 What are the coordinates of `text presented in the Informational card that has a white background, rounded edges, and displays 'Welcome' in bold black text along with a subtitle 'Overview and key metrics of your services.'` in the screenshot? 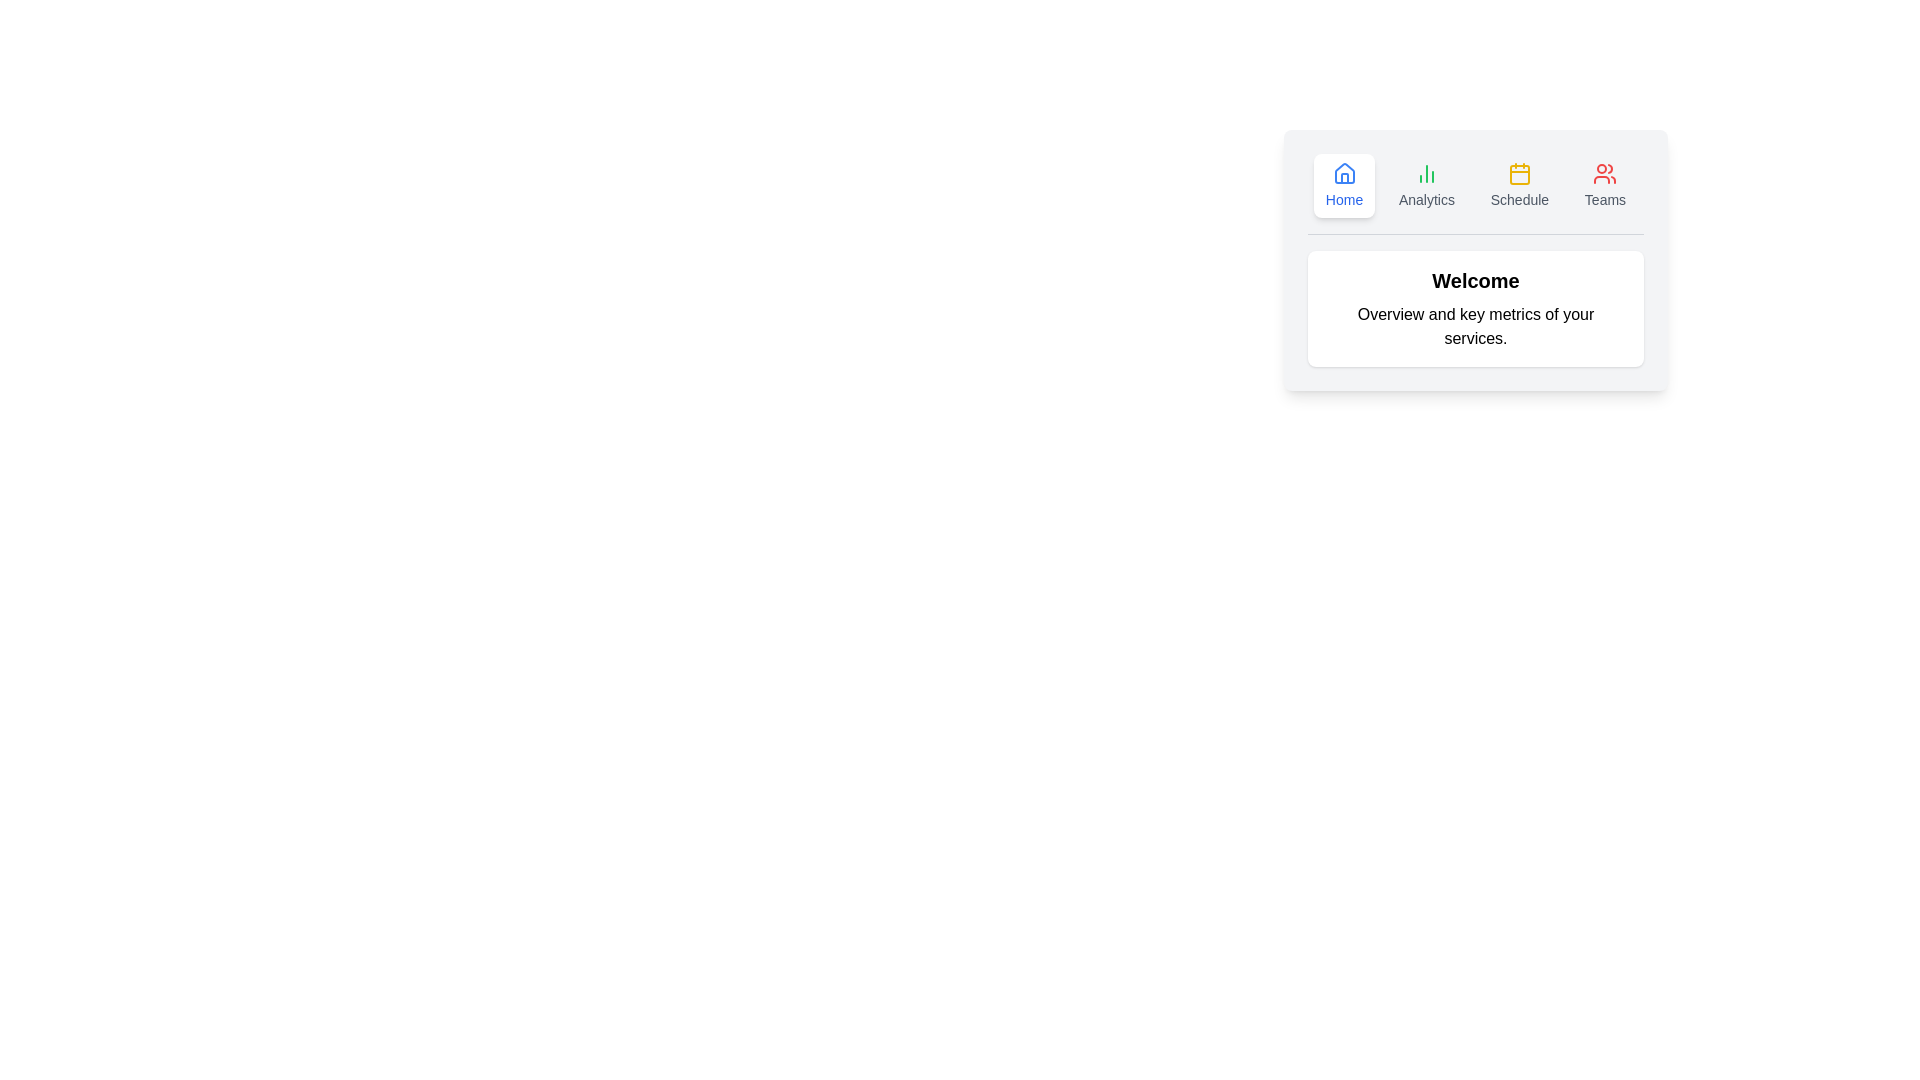 It's located at (1476, 345).